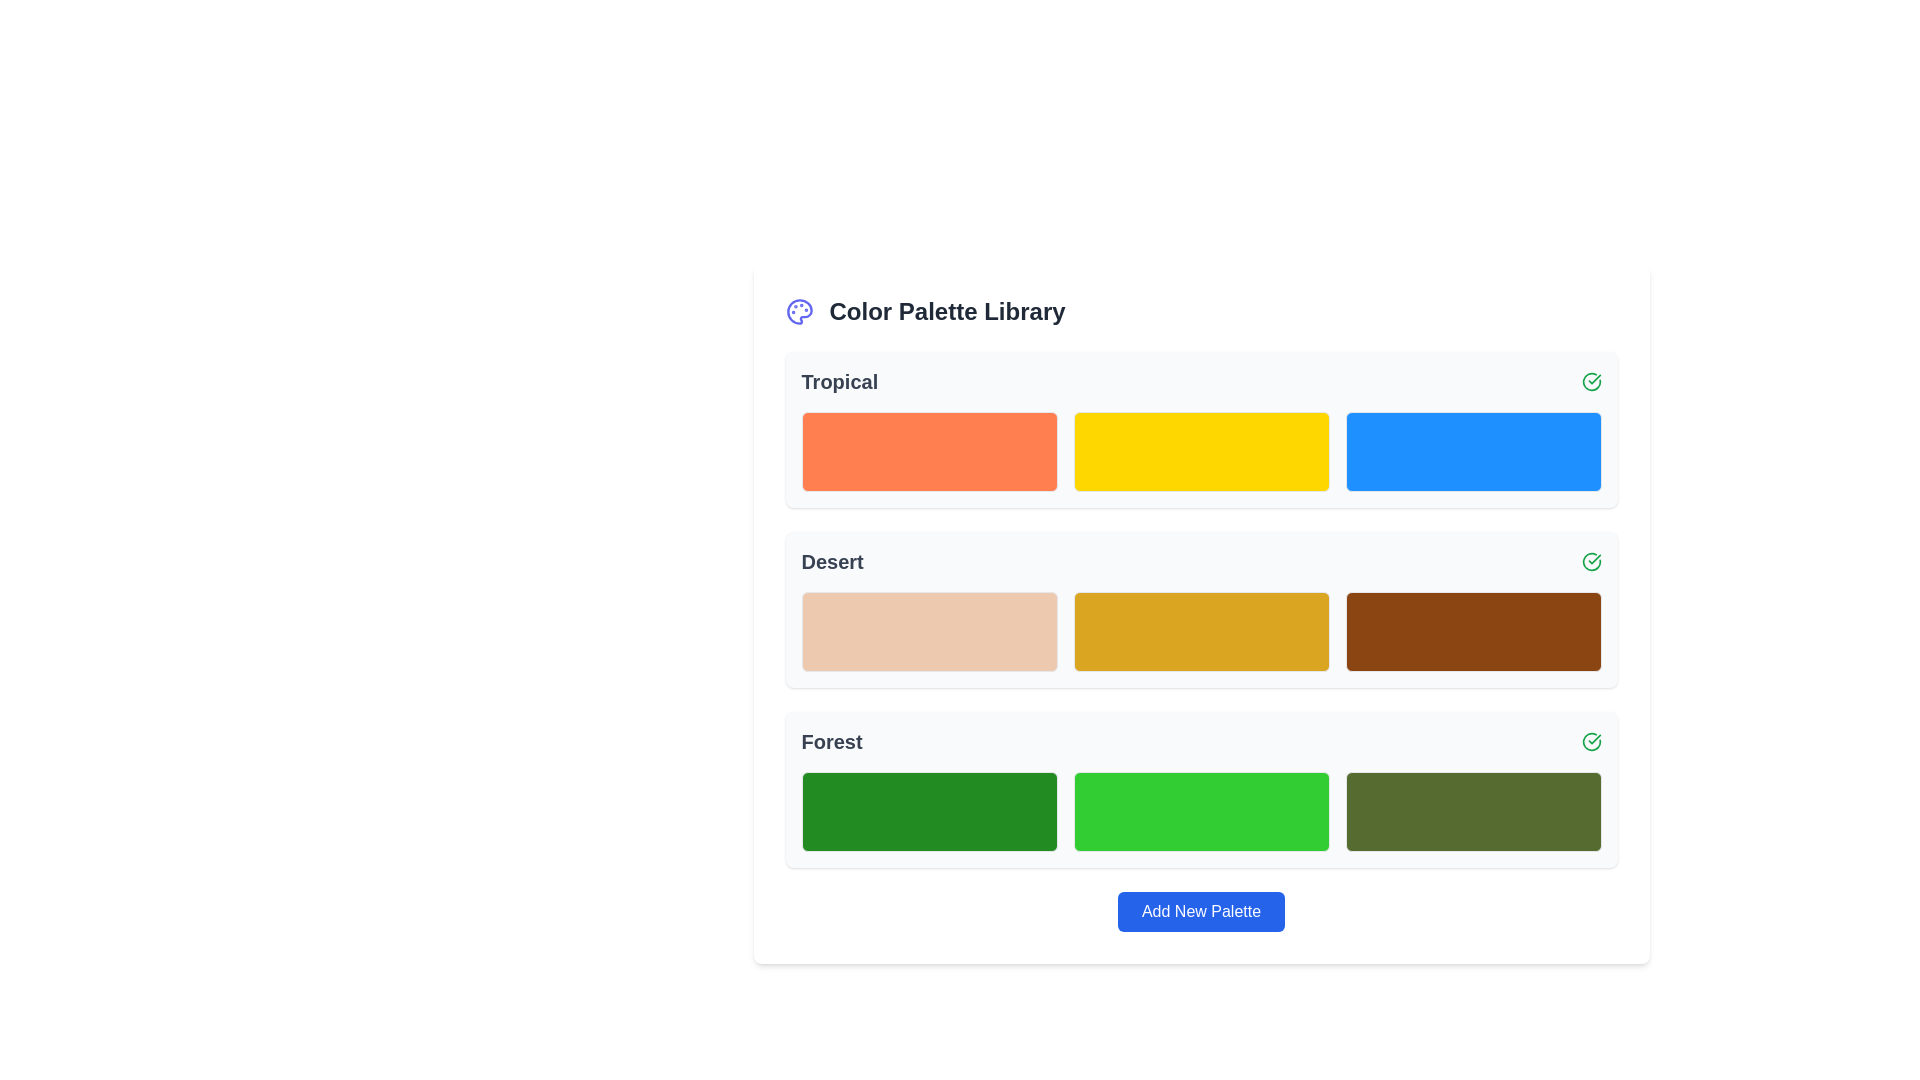 The height and width of the screenshot is (1080, 1920). Describe the element at coordinates (1590, 381) in the screenshot. I see `the SVG-based status indicator marking the 'Tropical' section as verified` at that location.